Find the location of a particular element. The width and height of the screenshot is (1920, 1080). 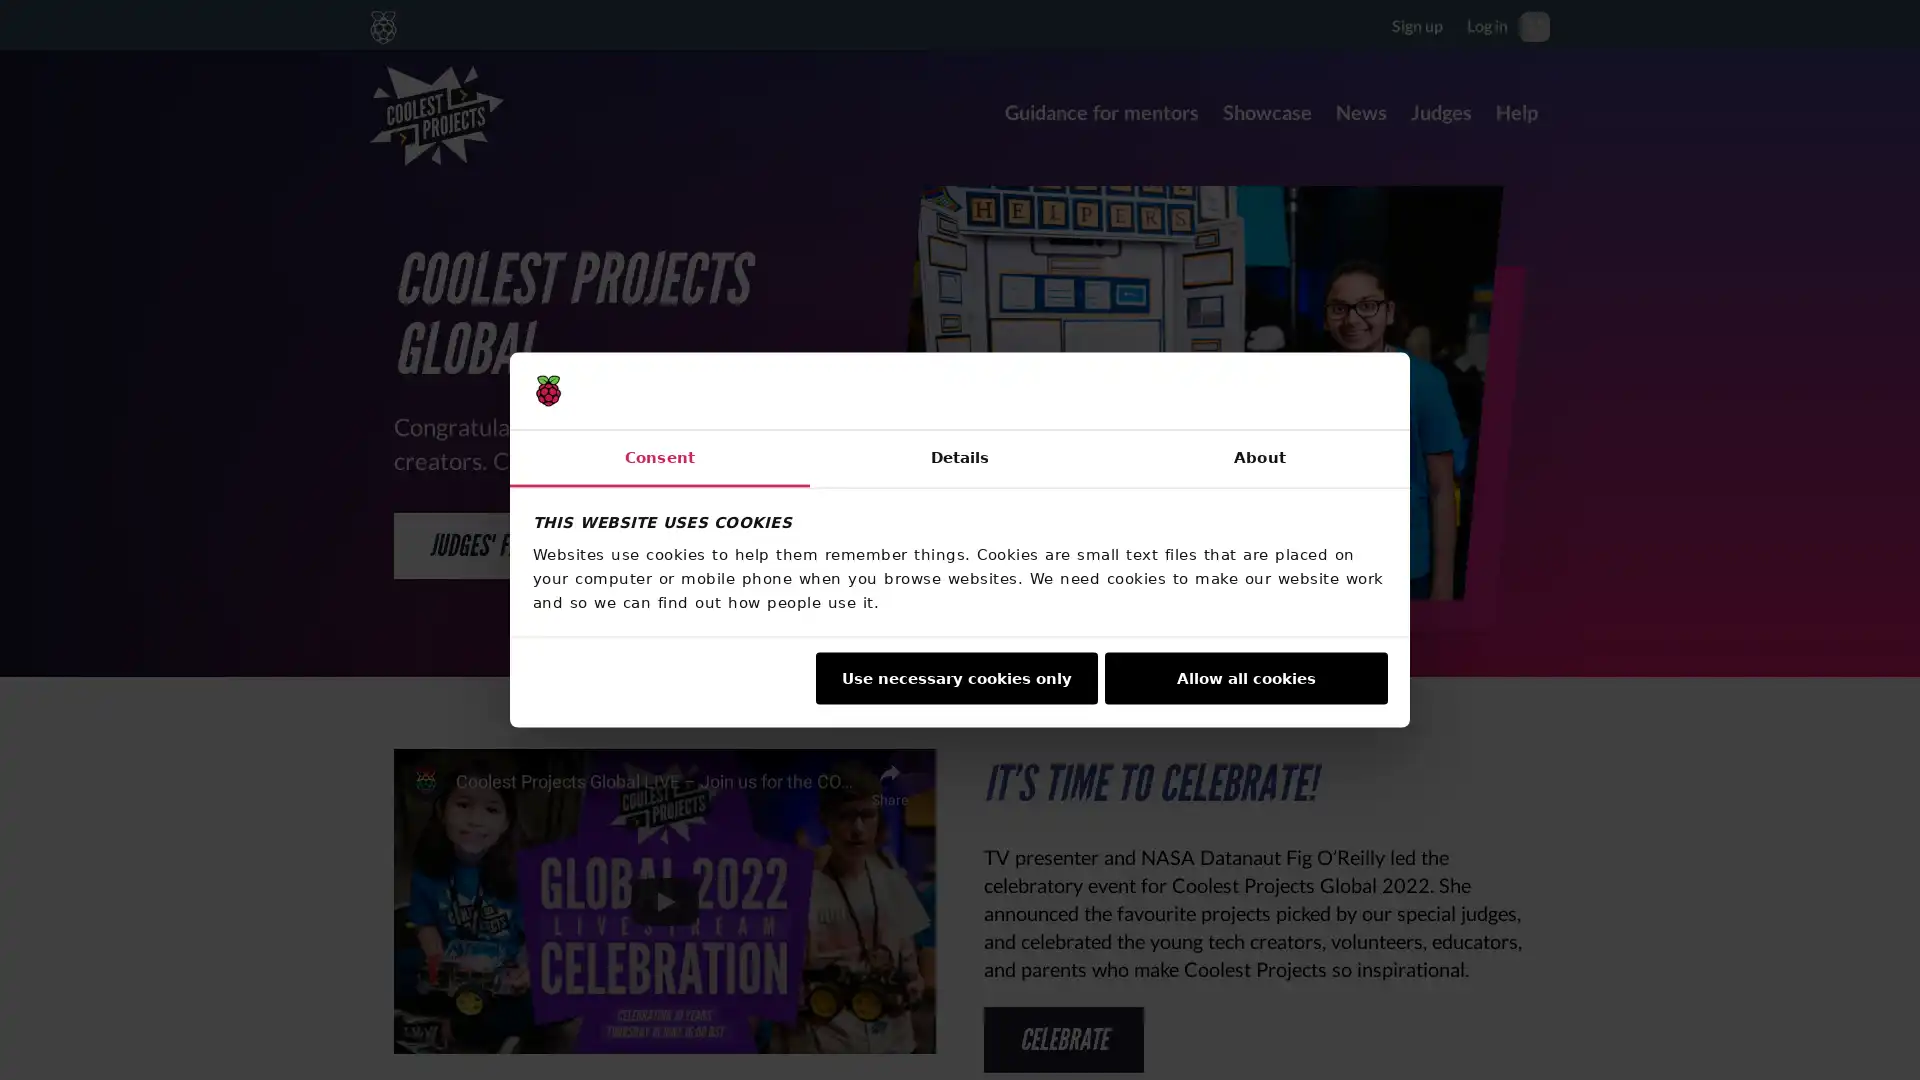

Use necessary cookies only is located at coordinates (954, 677).